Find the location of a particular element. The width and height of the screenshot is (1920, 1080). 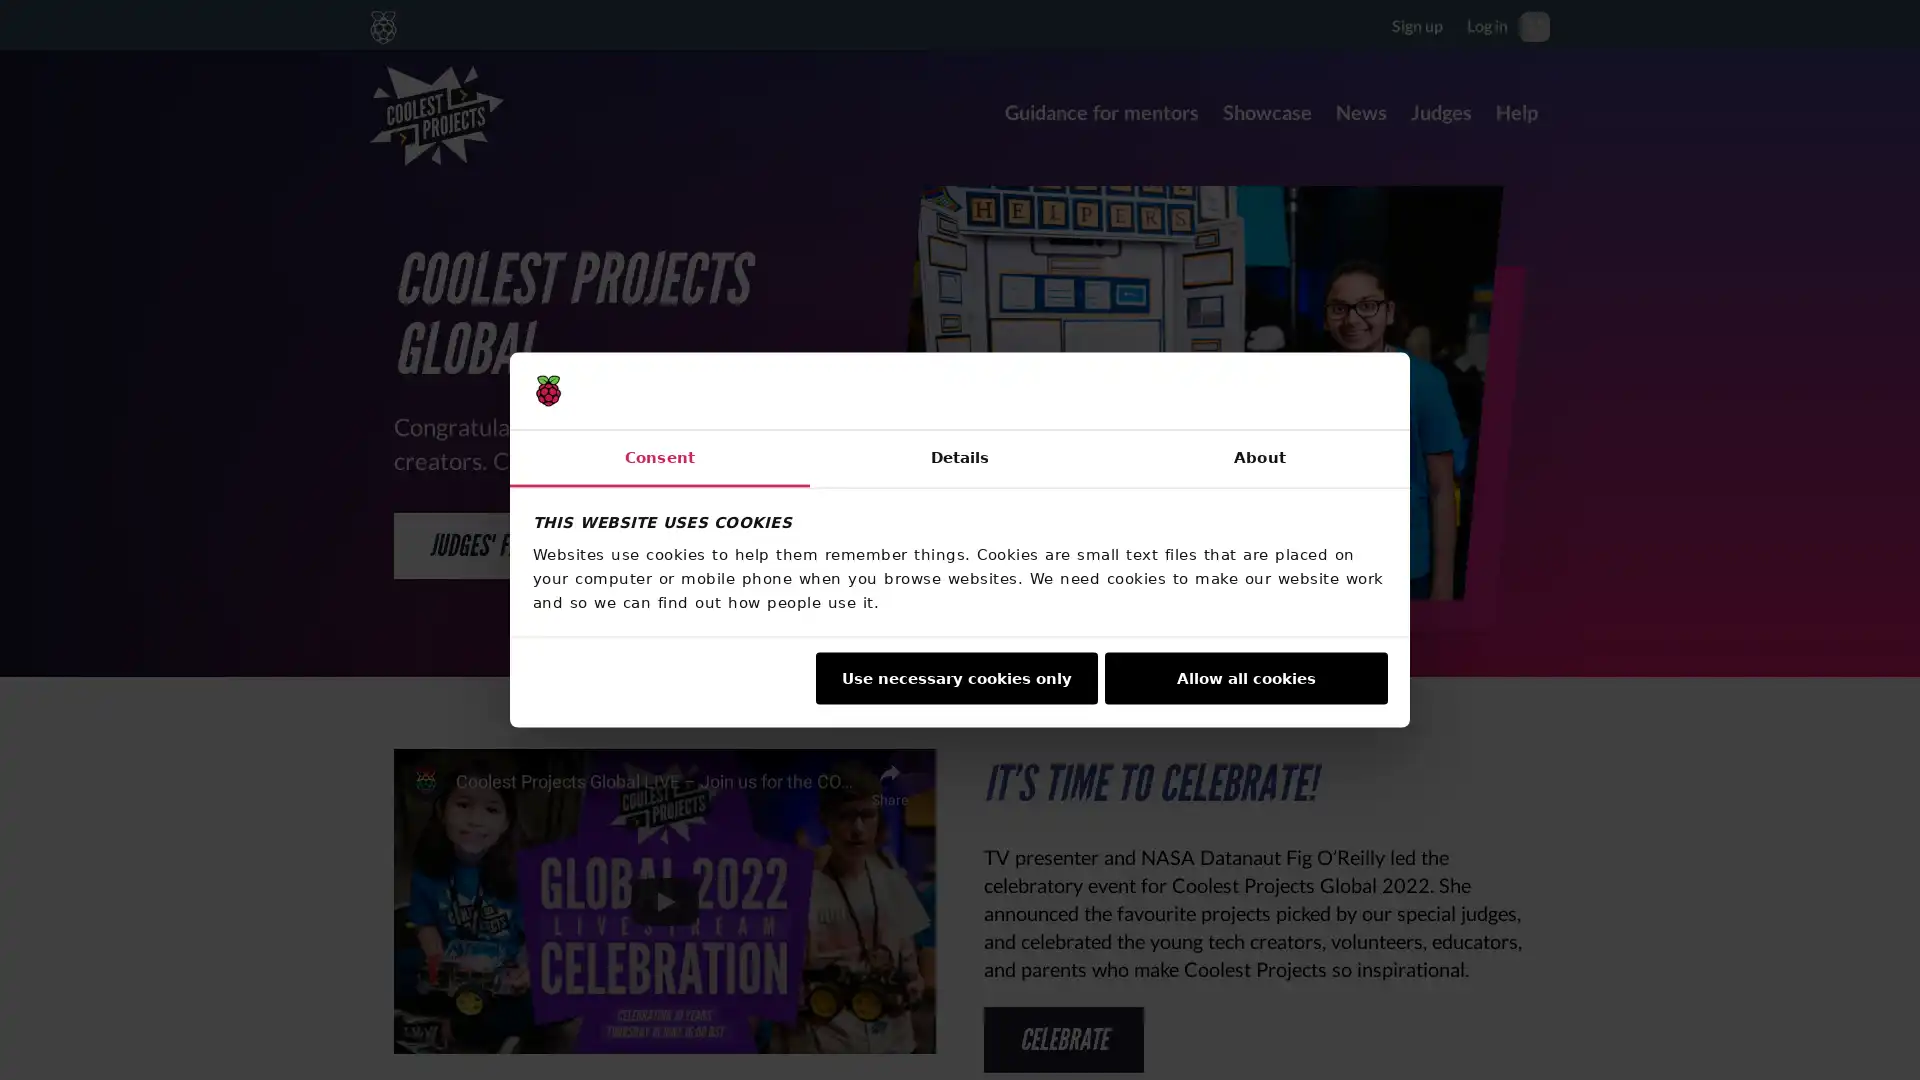

Use necessary cookies only is located at coordinates (954, 677).